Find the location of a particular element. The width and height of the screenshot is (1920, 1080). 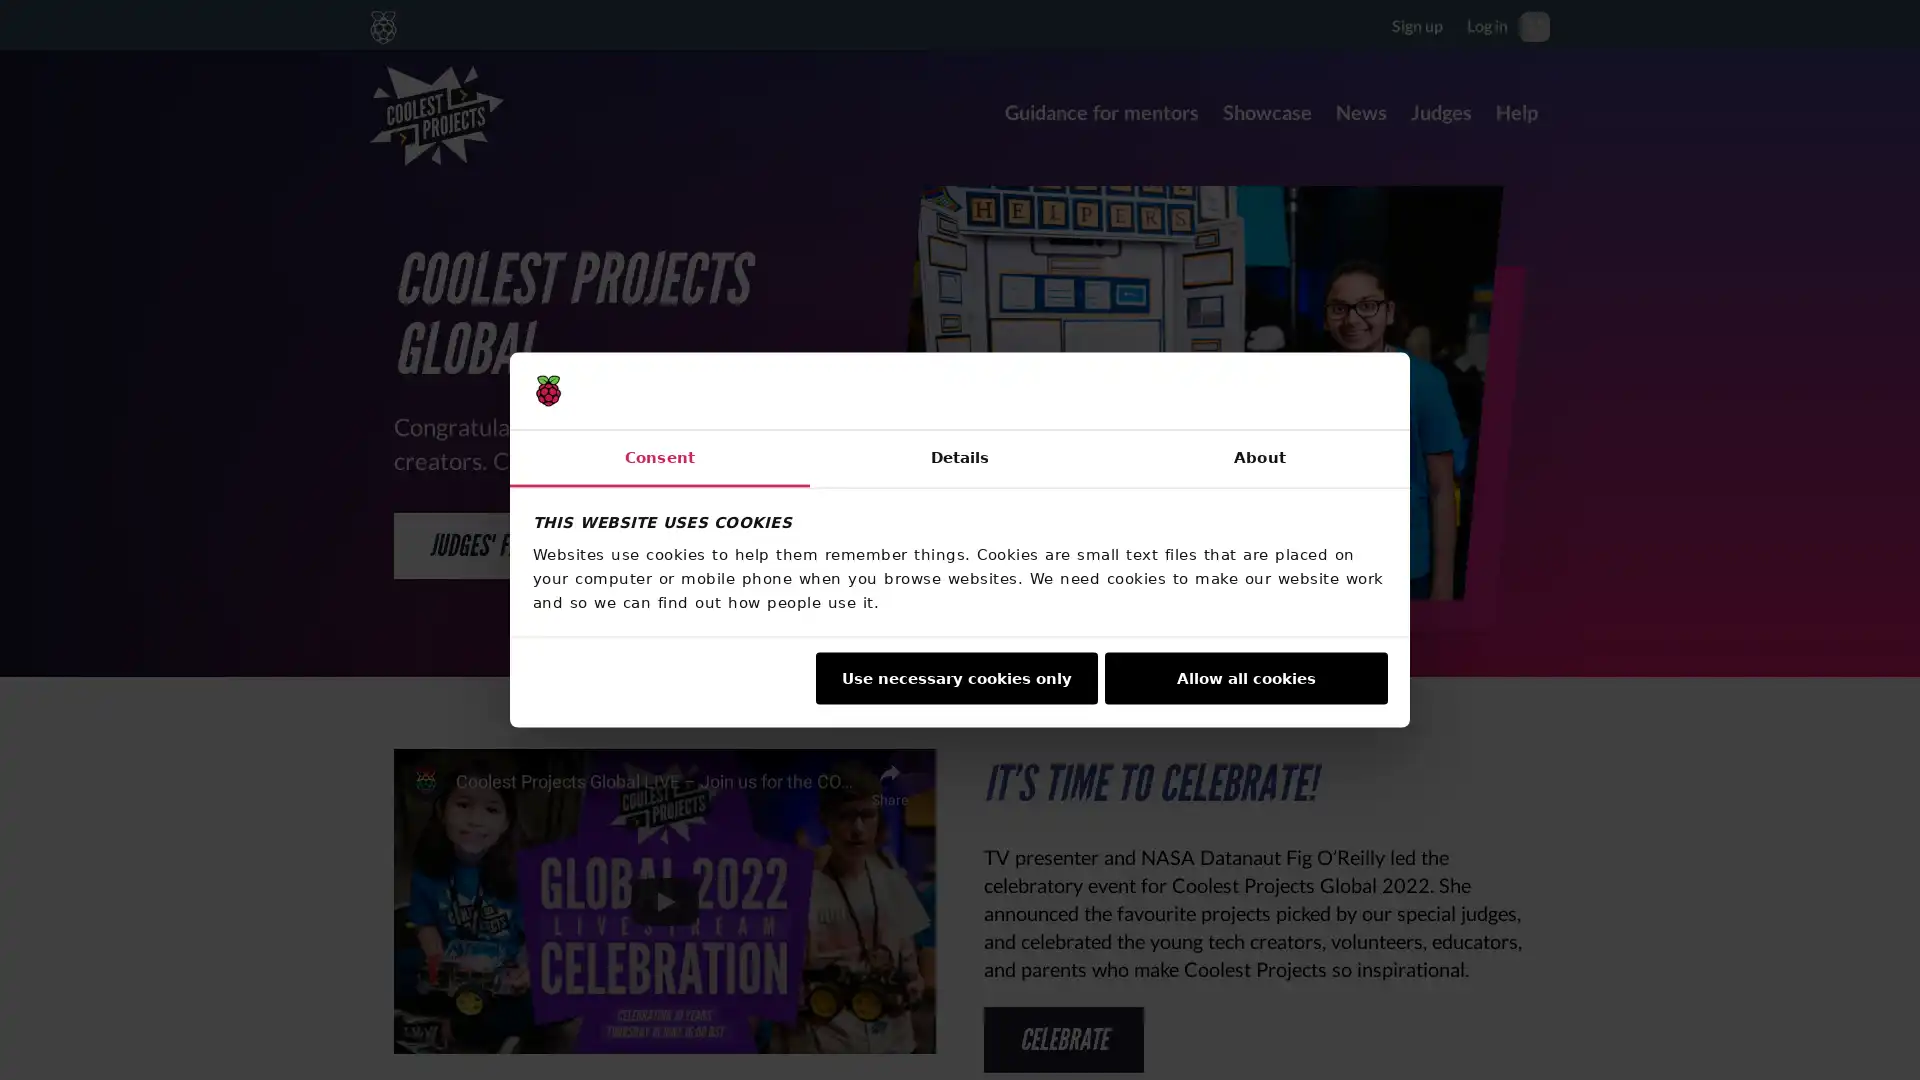

Use necessary cookies only is located at coordinates (954, 677).